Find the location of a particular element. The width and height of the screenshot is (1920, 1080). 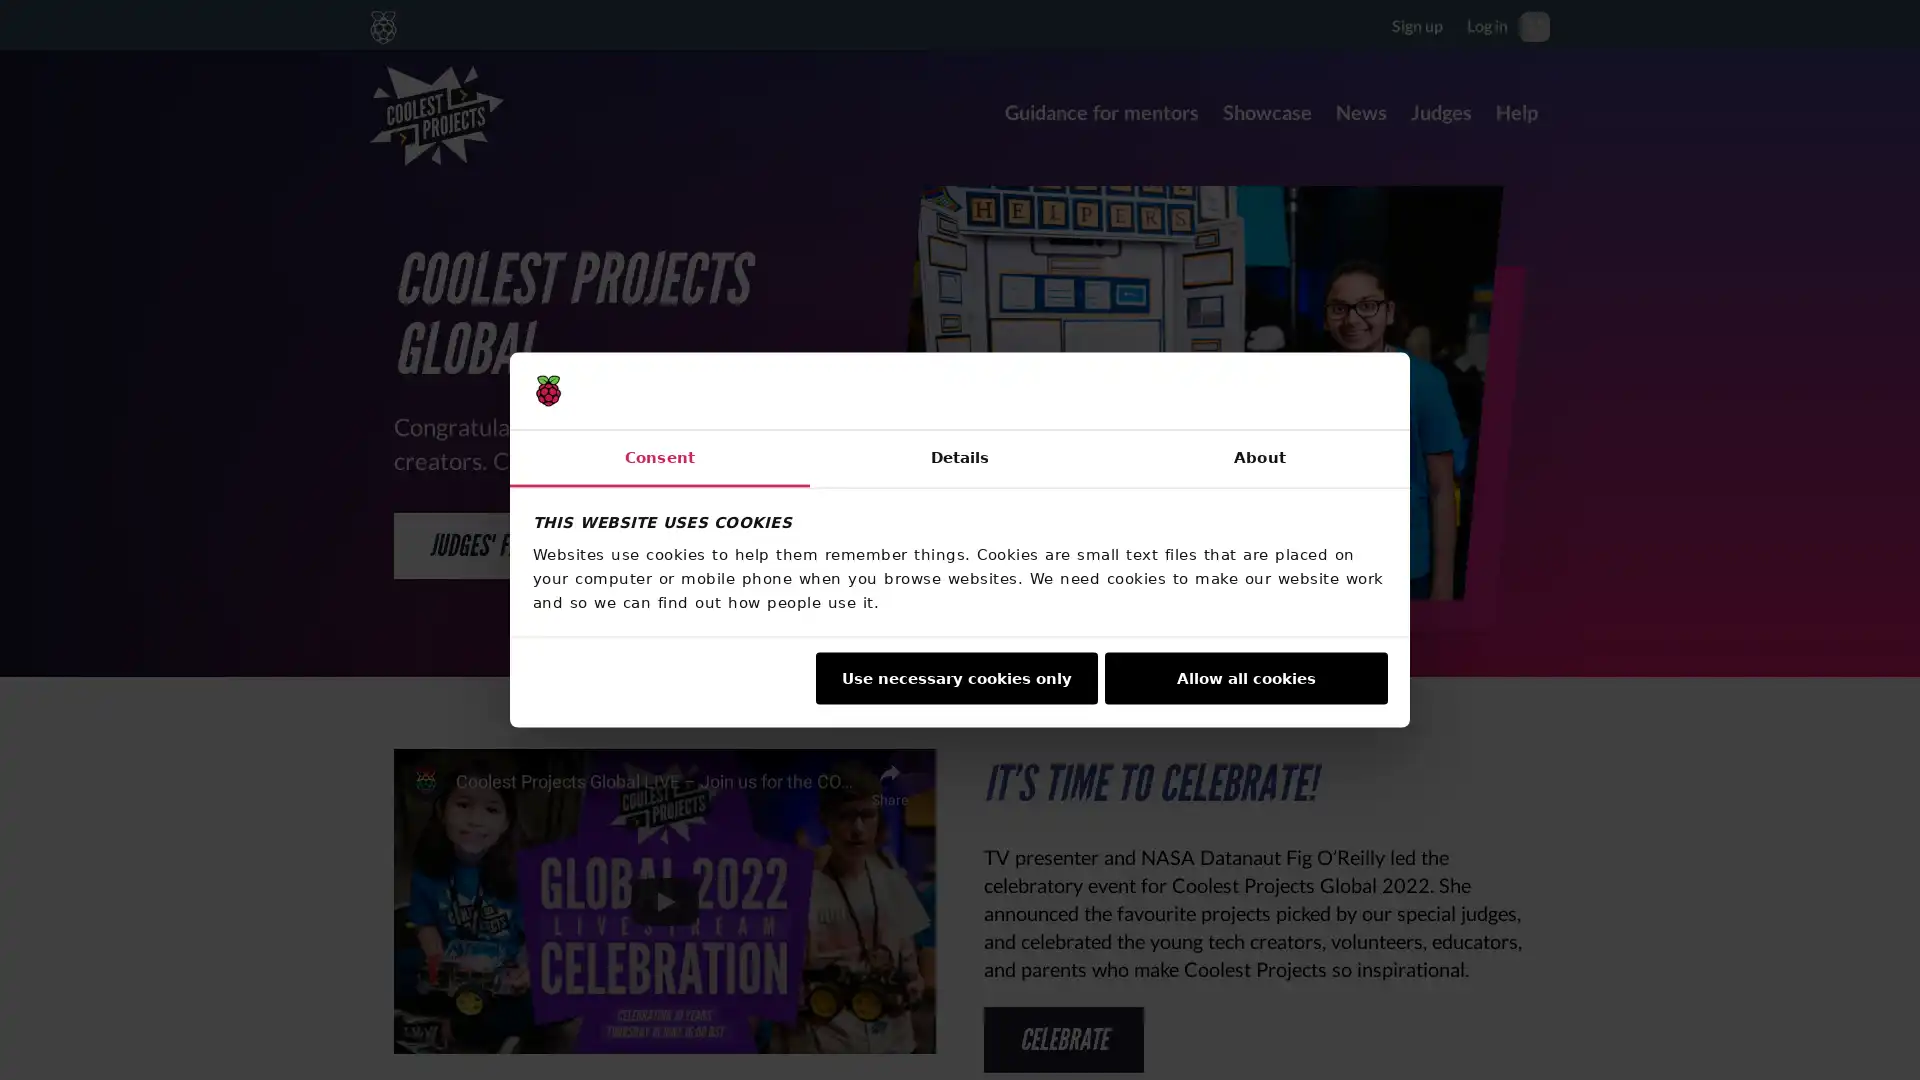

Use necessary cookies only is located at coordinates (954, 677).